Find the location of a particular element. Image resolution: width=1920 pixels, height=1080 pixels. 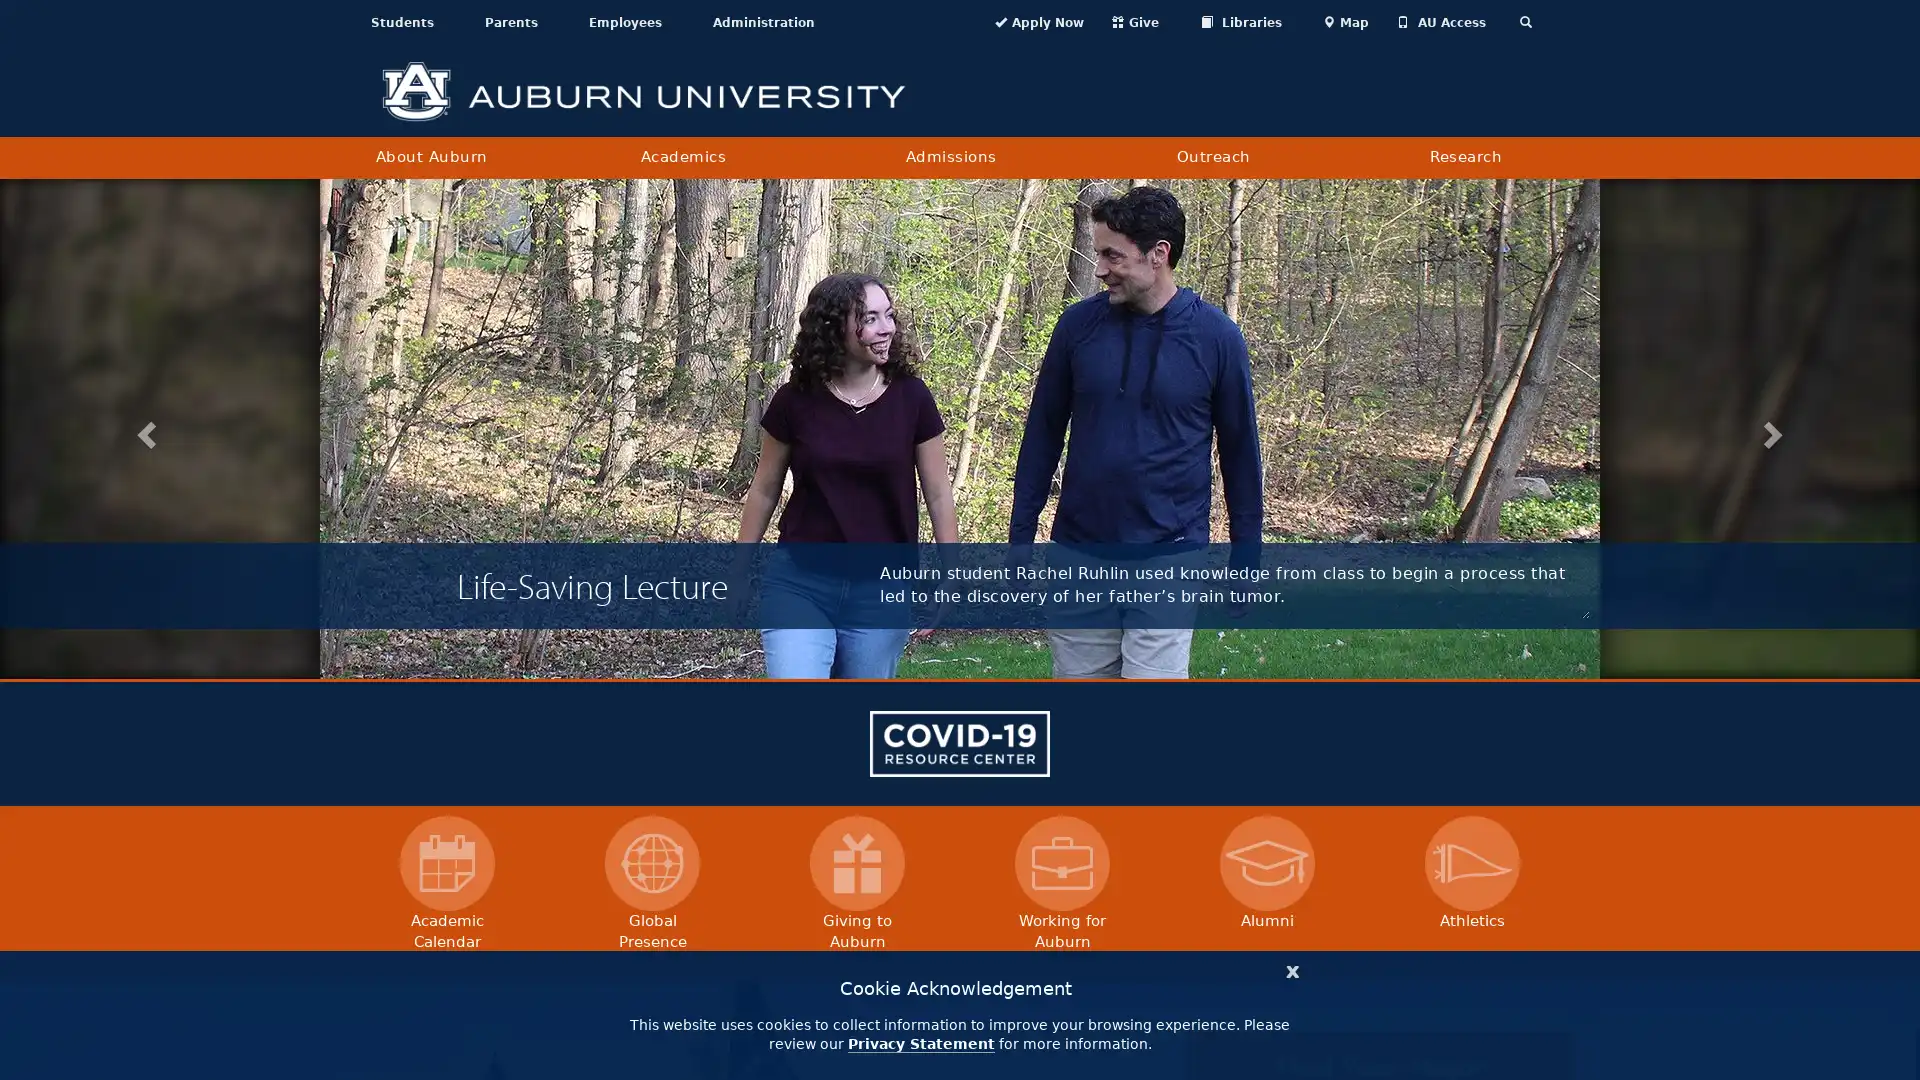

Close is located at coordinates (1292, 968).